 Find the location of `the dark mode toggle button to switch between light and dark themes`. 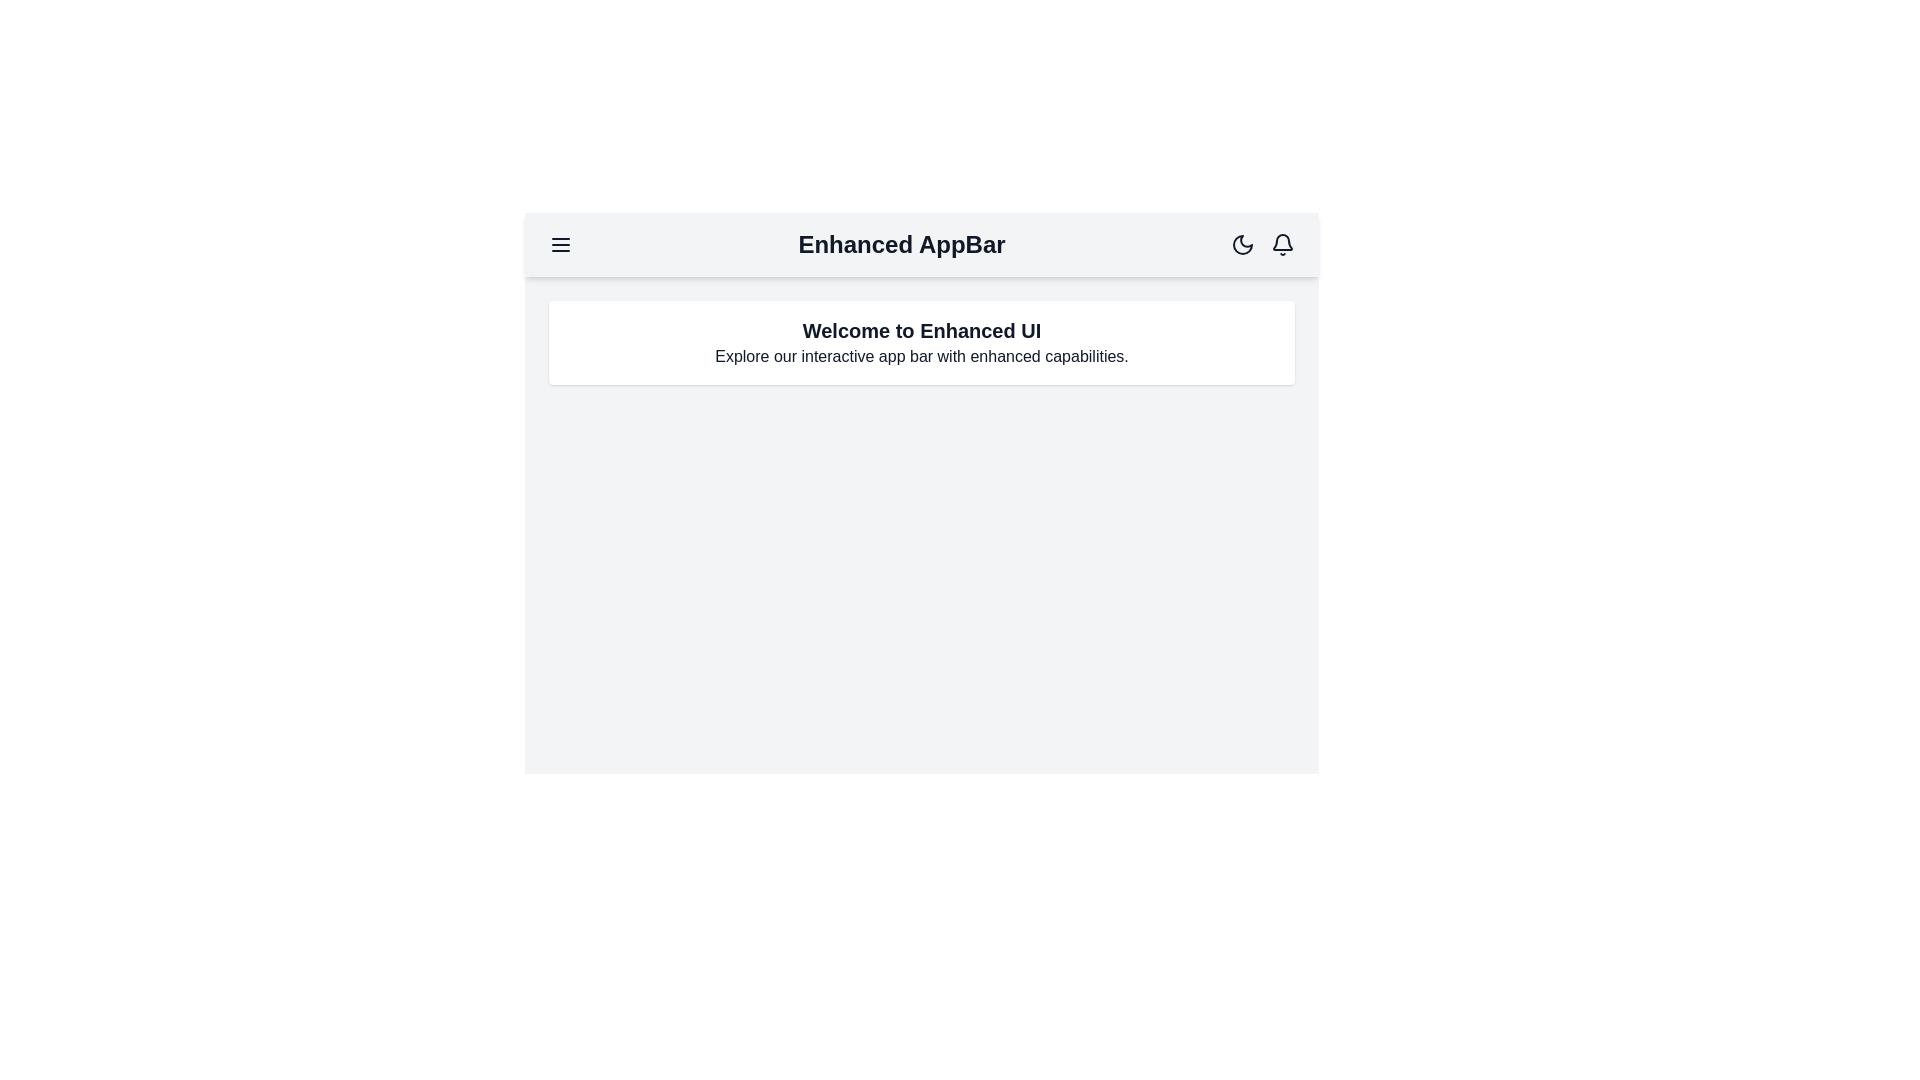

the dark mode toggle button to switch between light and dark themes is located at coordinates (1242, 244).